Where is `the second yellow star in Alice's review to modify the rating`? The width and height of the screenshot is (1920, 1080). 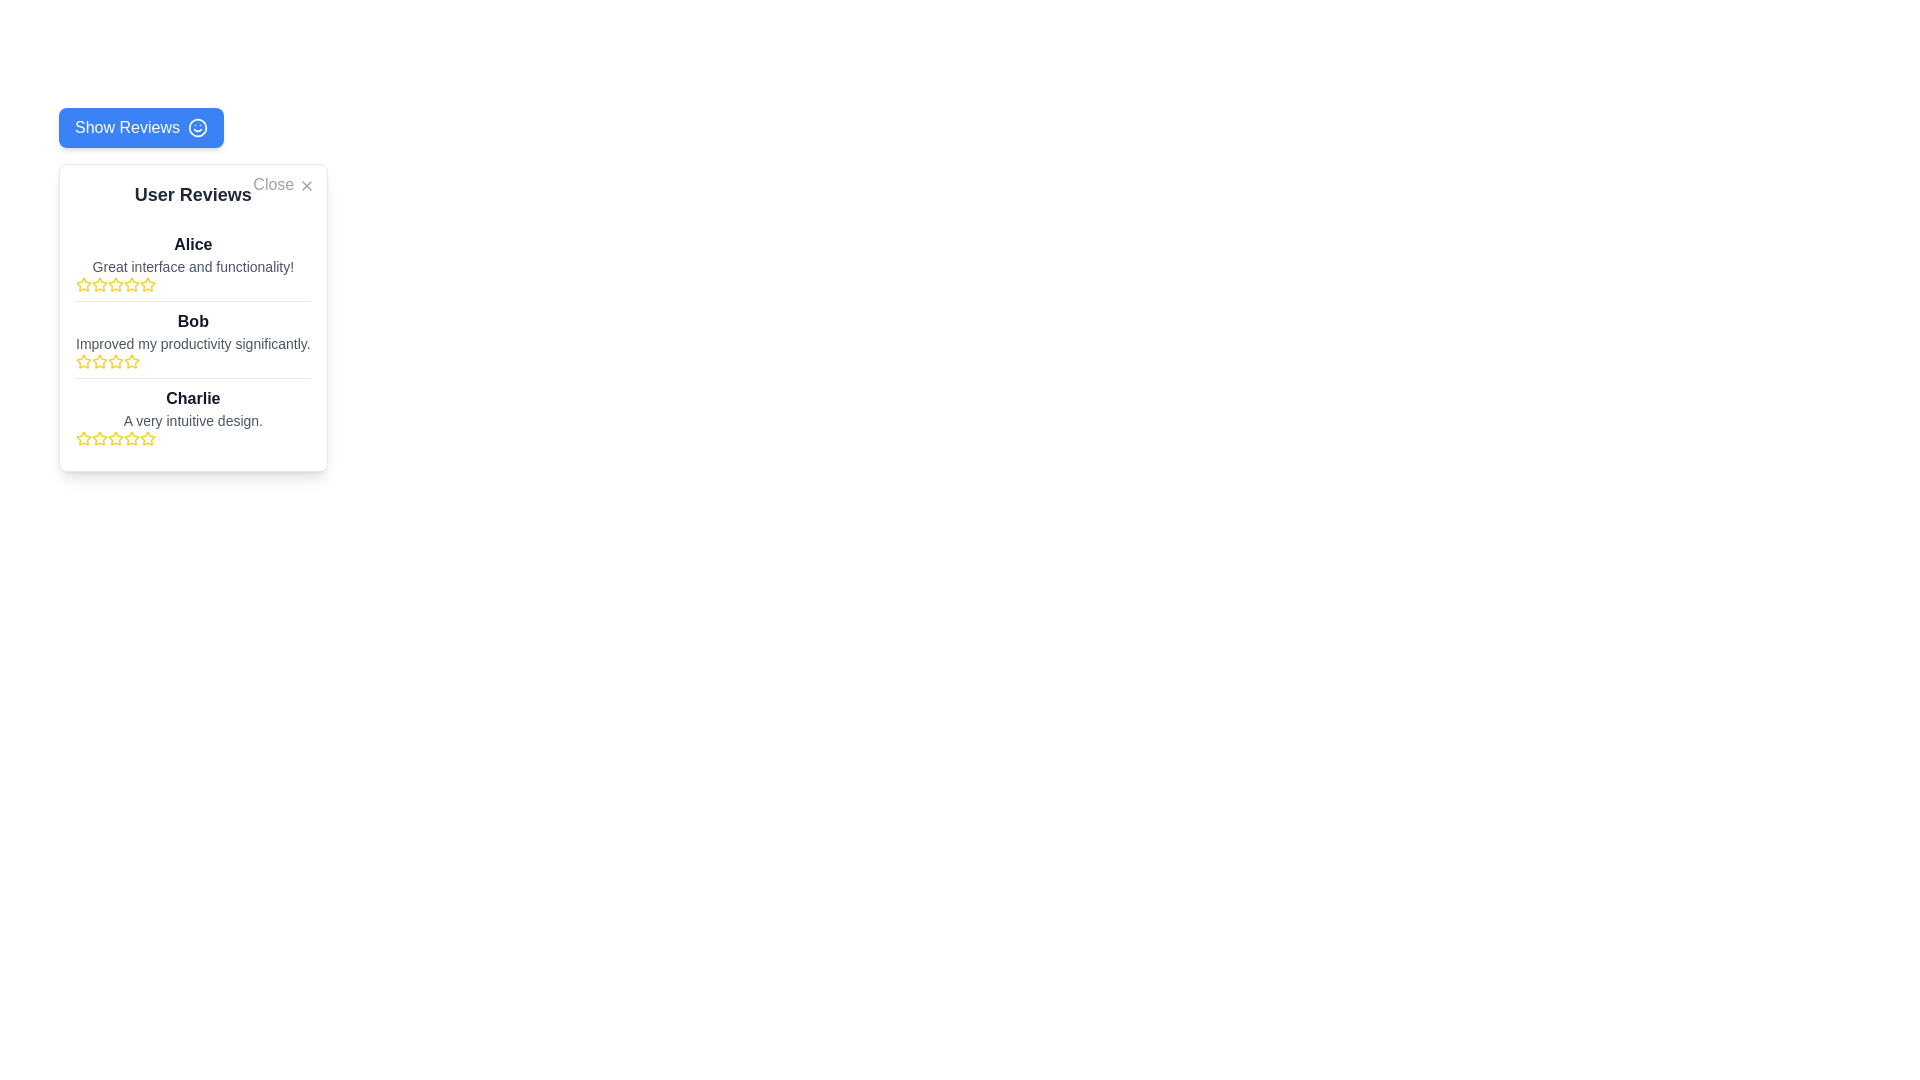 the second yellow star in Alice's review to modify the rating is located at coordinates (147, 284).